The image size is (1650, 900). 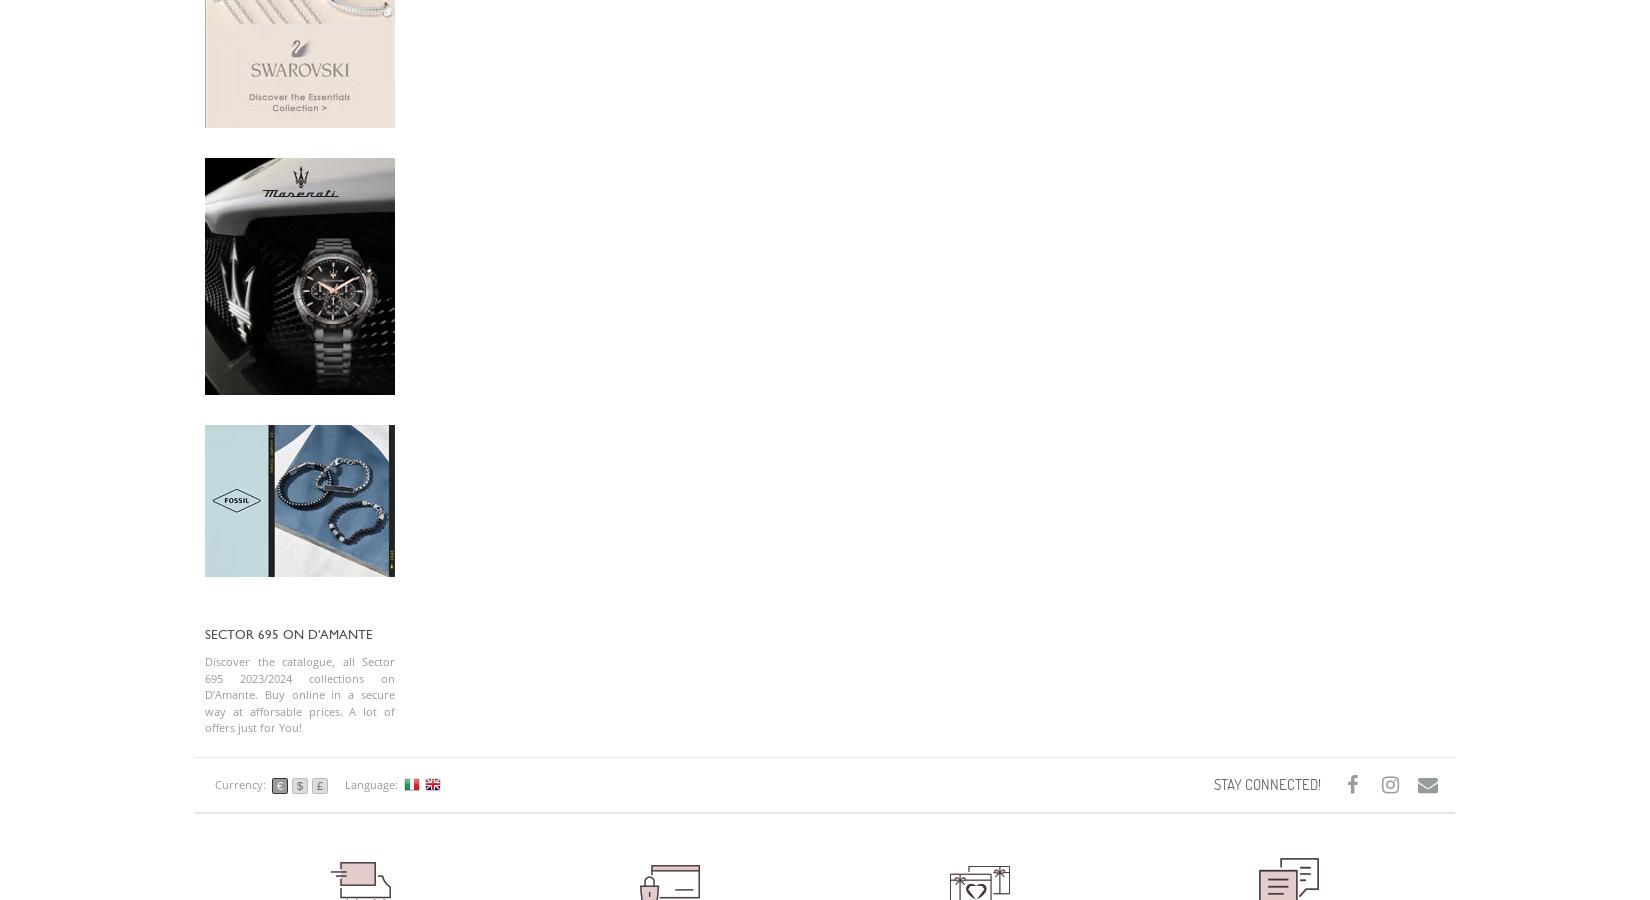 What do you see at coordinates (299, 146) in the screenshot?
I see `'Part. IVA 01757100282- PD - 380466 -'` at bounding box center [299, 146].